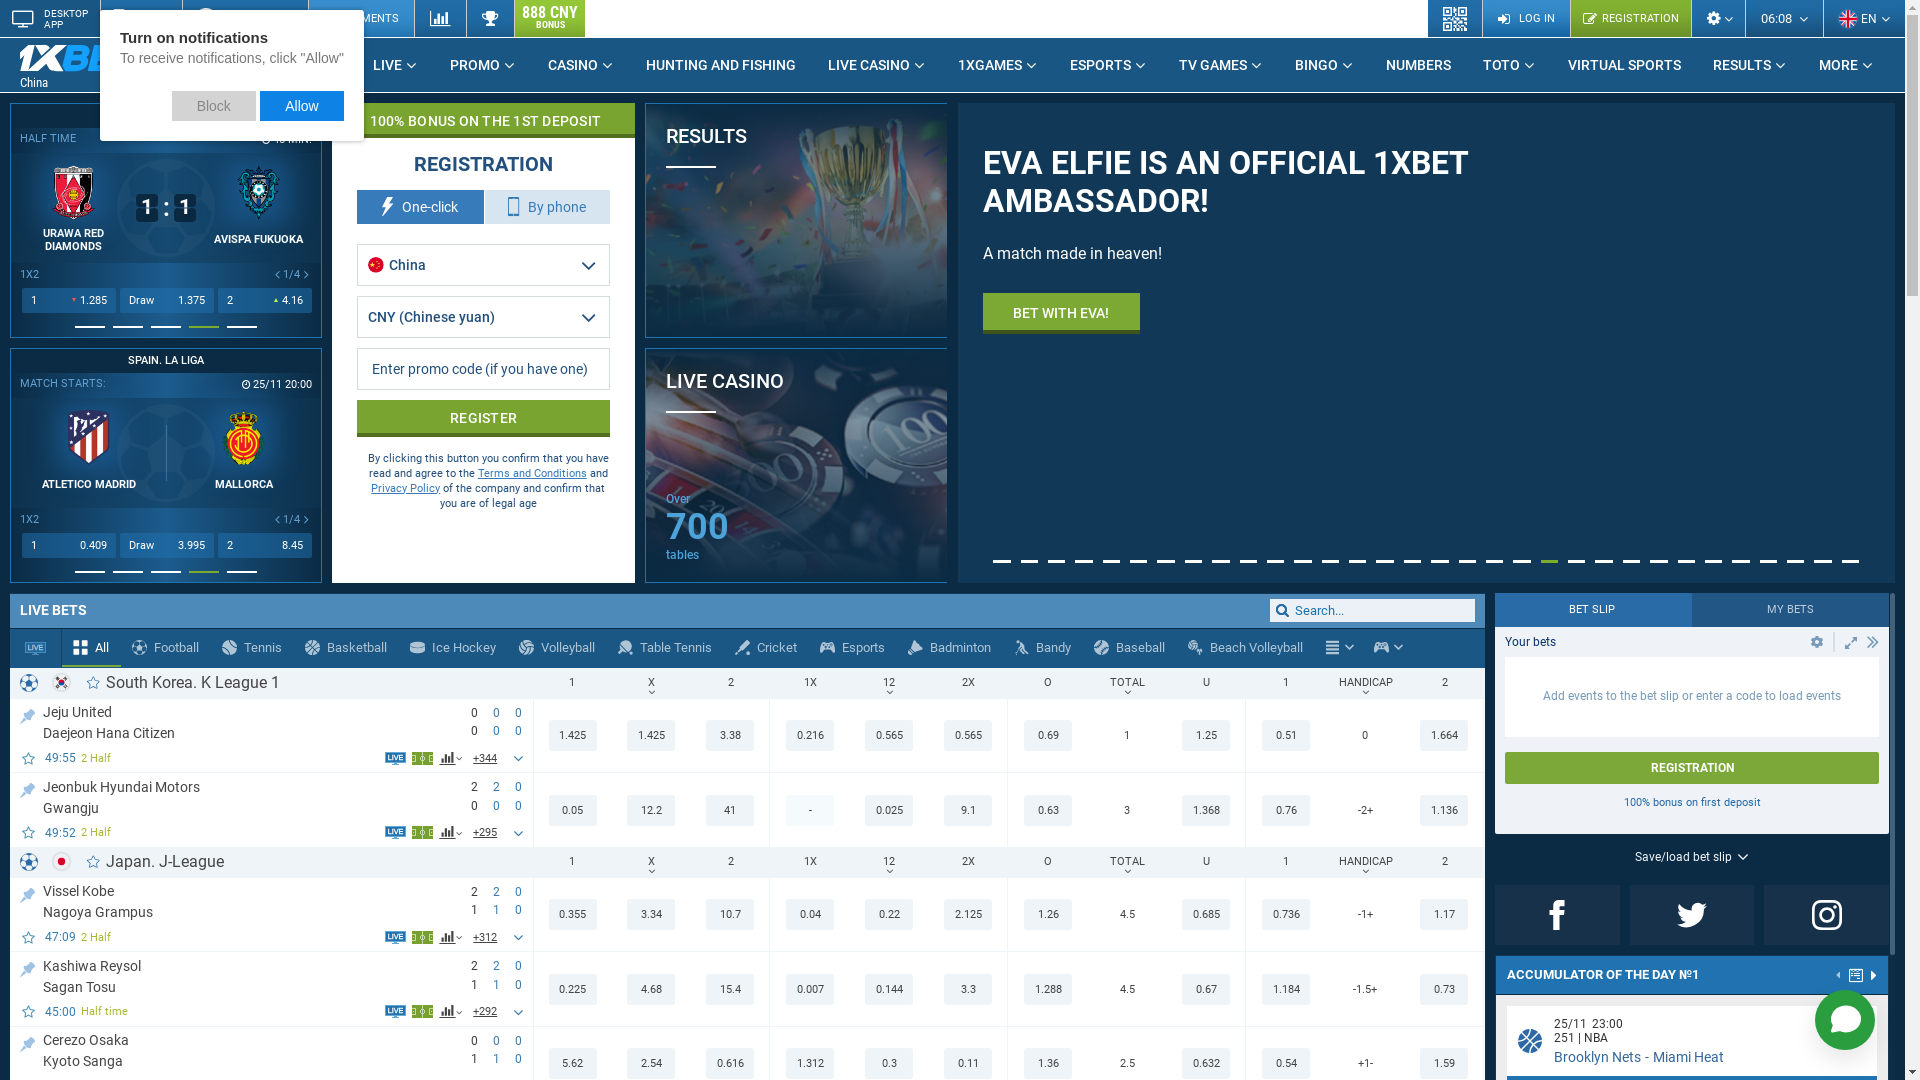 The height and width of the screenshot is (1080, 1920). I want to click on 'BINGO', so click(1277, 64).